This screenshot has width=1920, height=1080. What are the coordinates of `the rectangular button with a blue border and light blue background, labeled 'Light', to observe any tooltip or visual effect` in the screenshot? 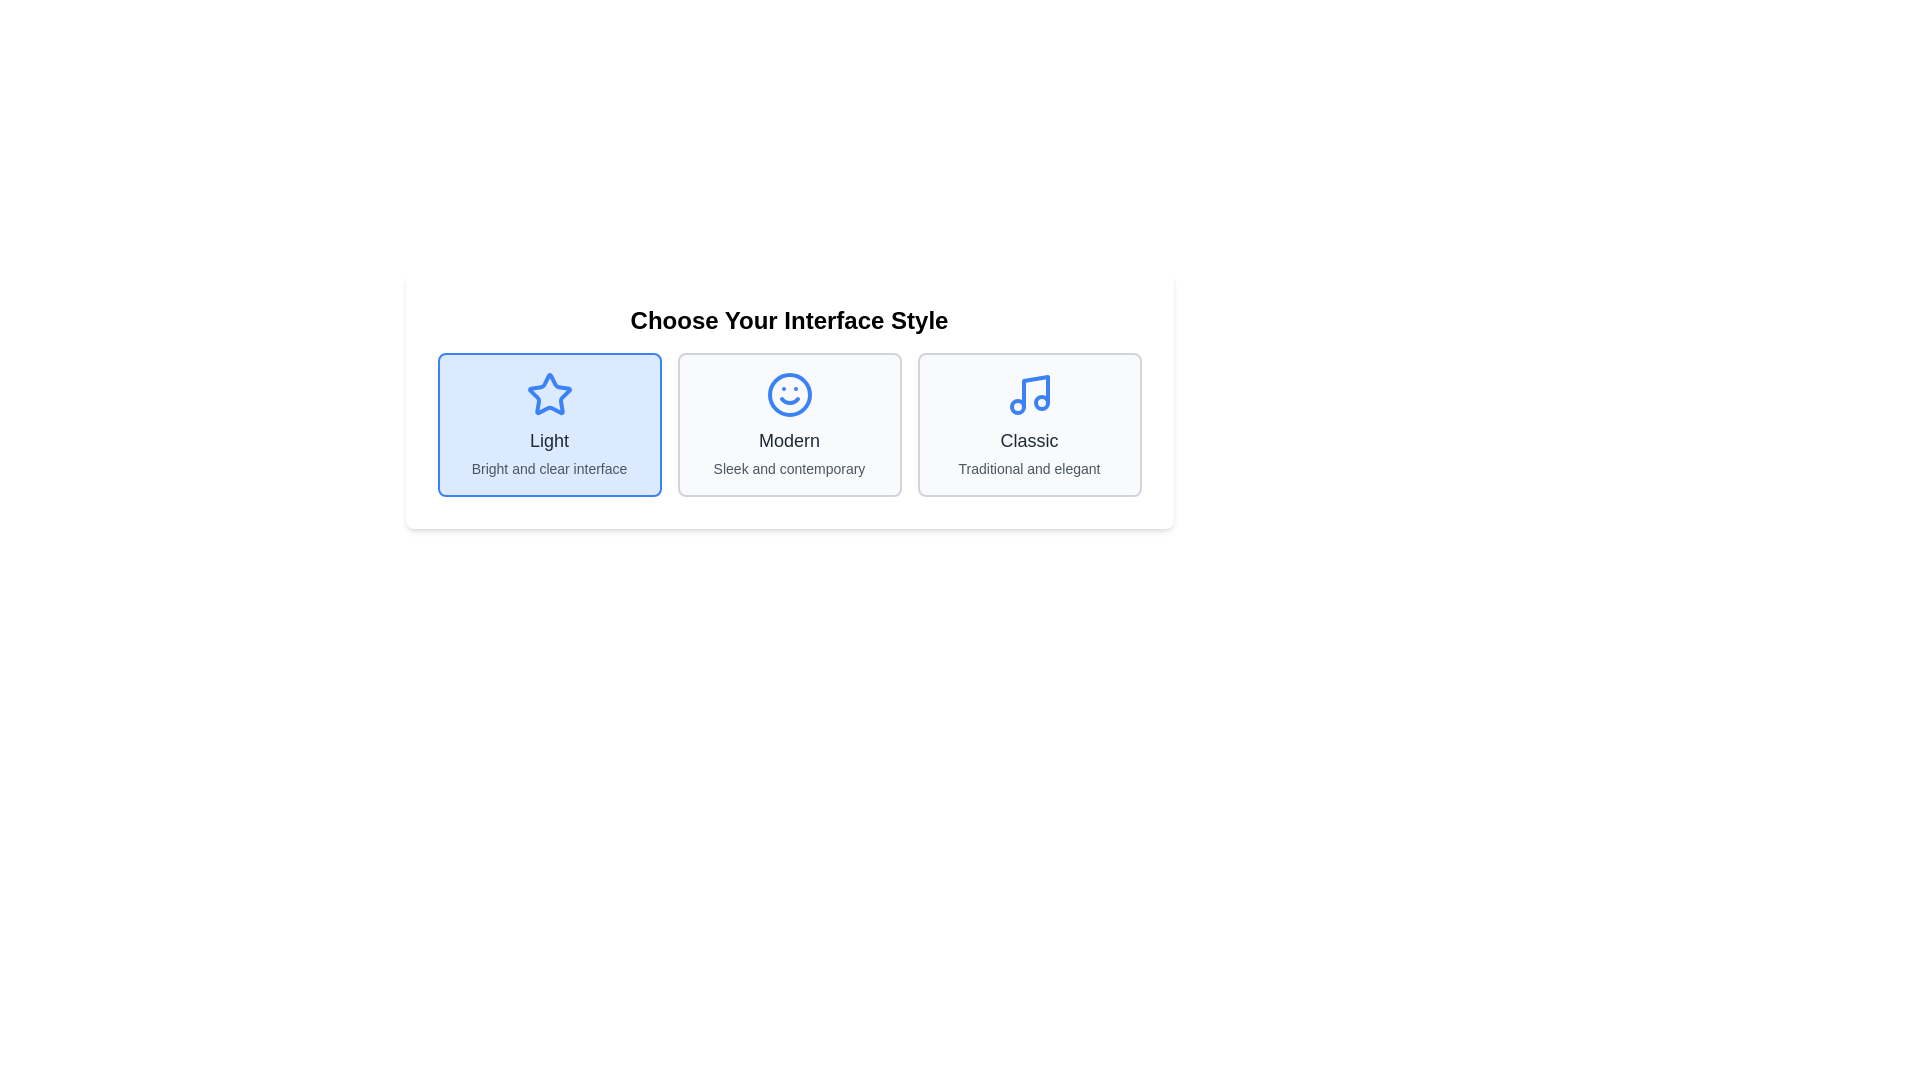 It's located at (549, 423).